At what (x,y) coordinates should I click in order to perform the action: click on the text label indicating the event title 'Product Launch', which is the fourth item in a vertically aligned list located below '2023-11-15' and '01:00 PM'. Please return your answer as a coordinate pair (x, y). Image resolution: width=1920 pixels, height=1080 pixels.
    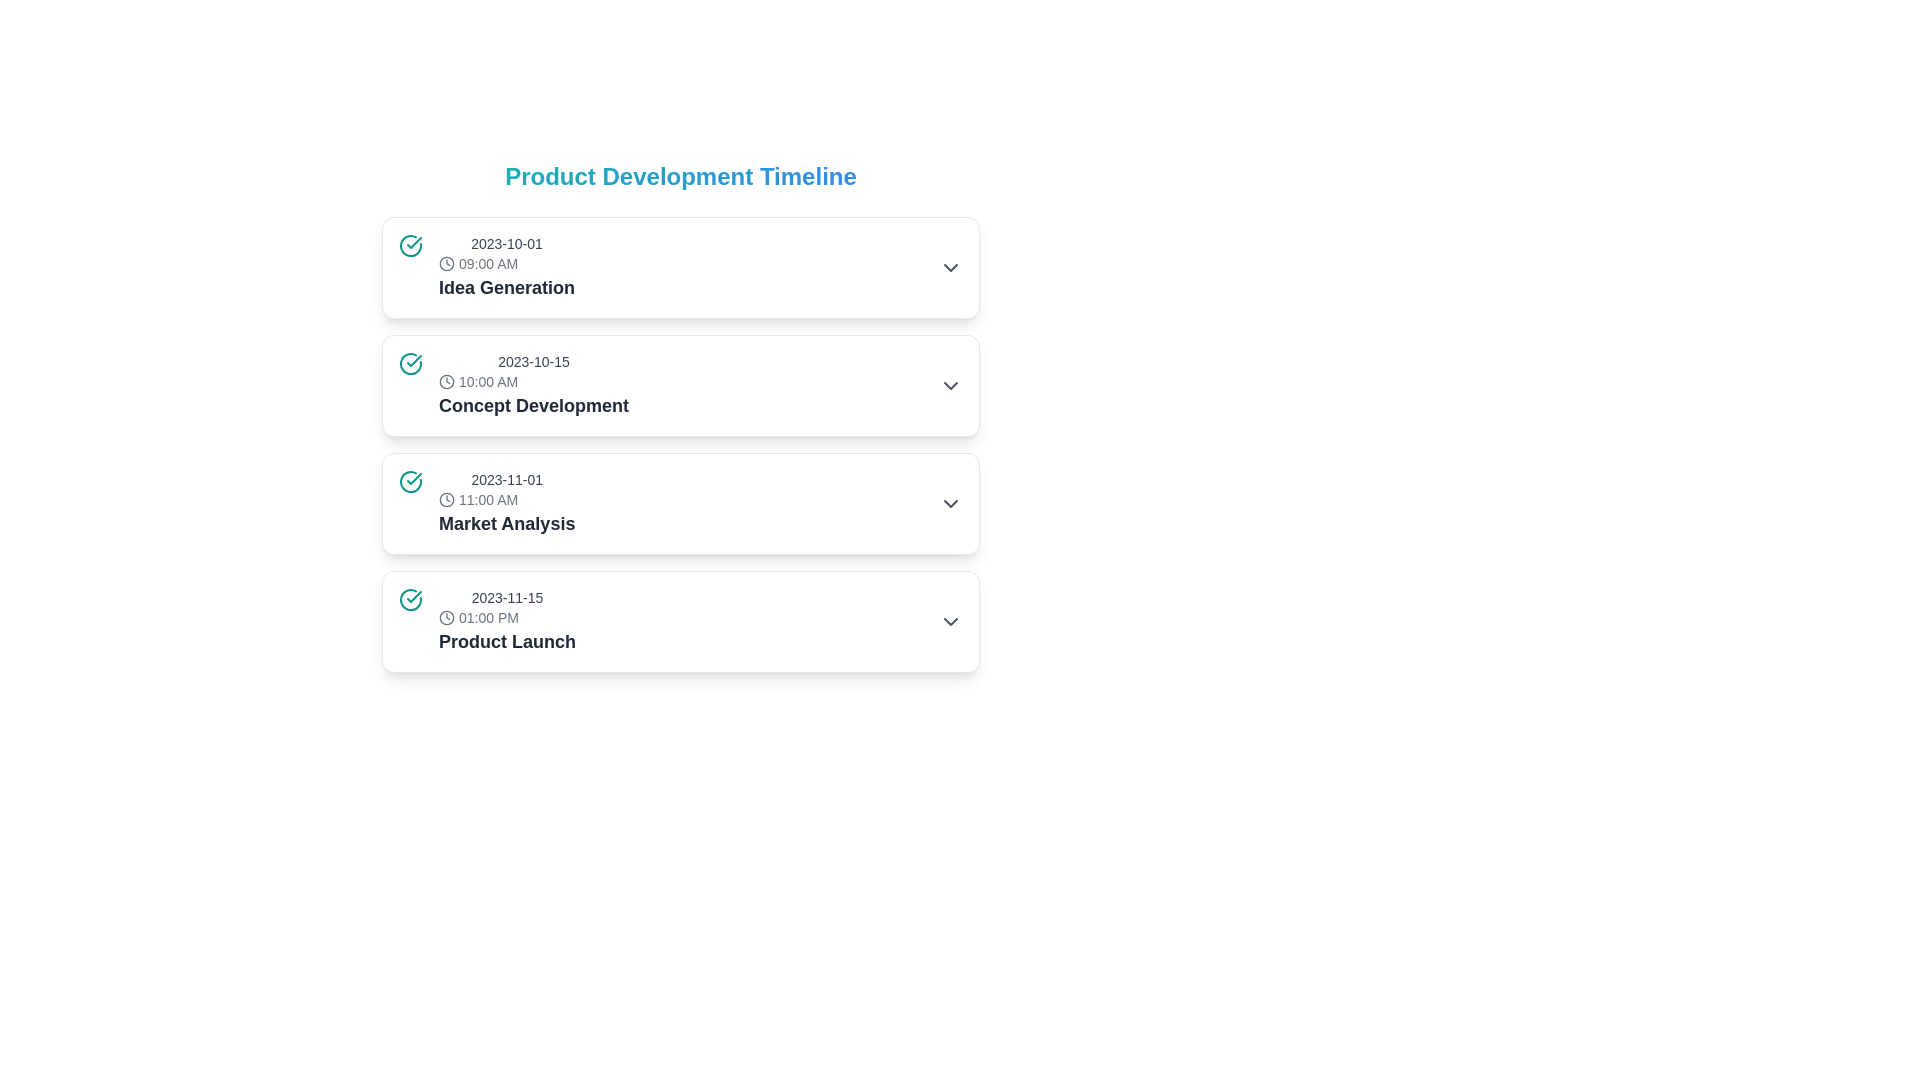
    Looking at the image, I should click on (507, 641).